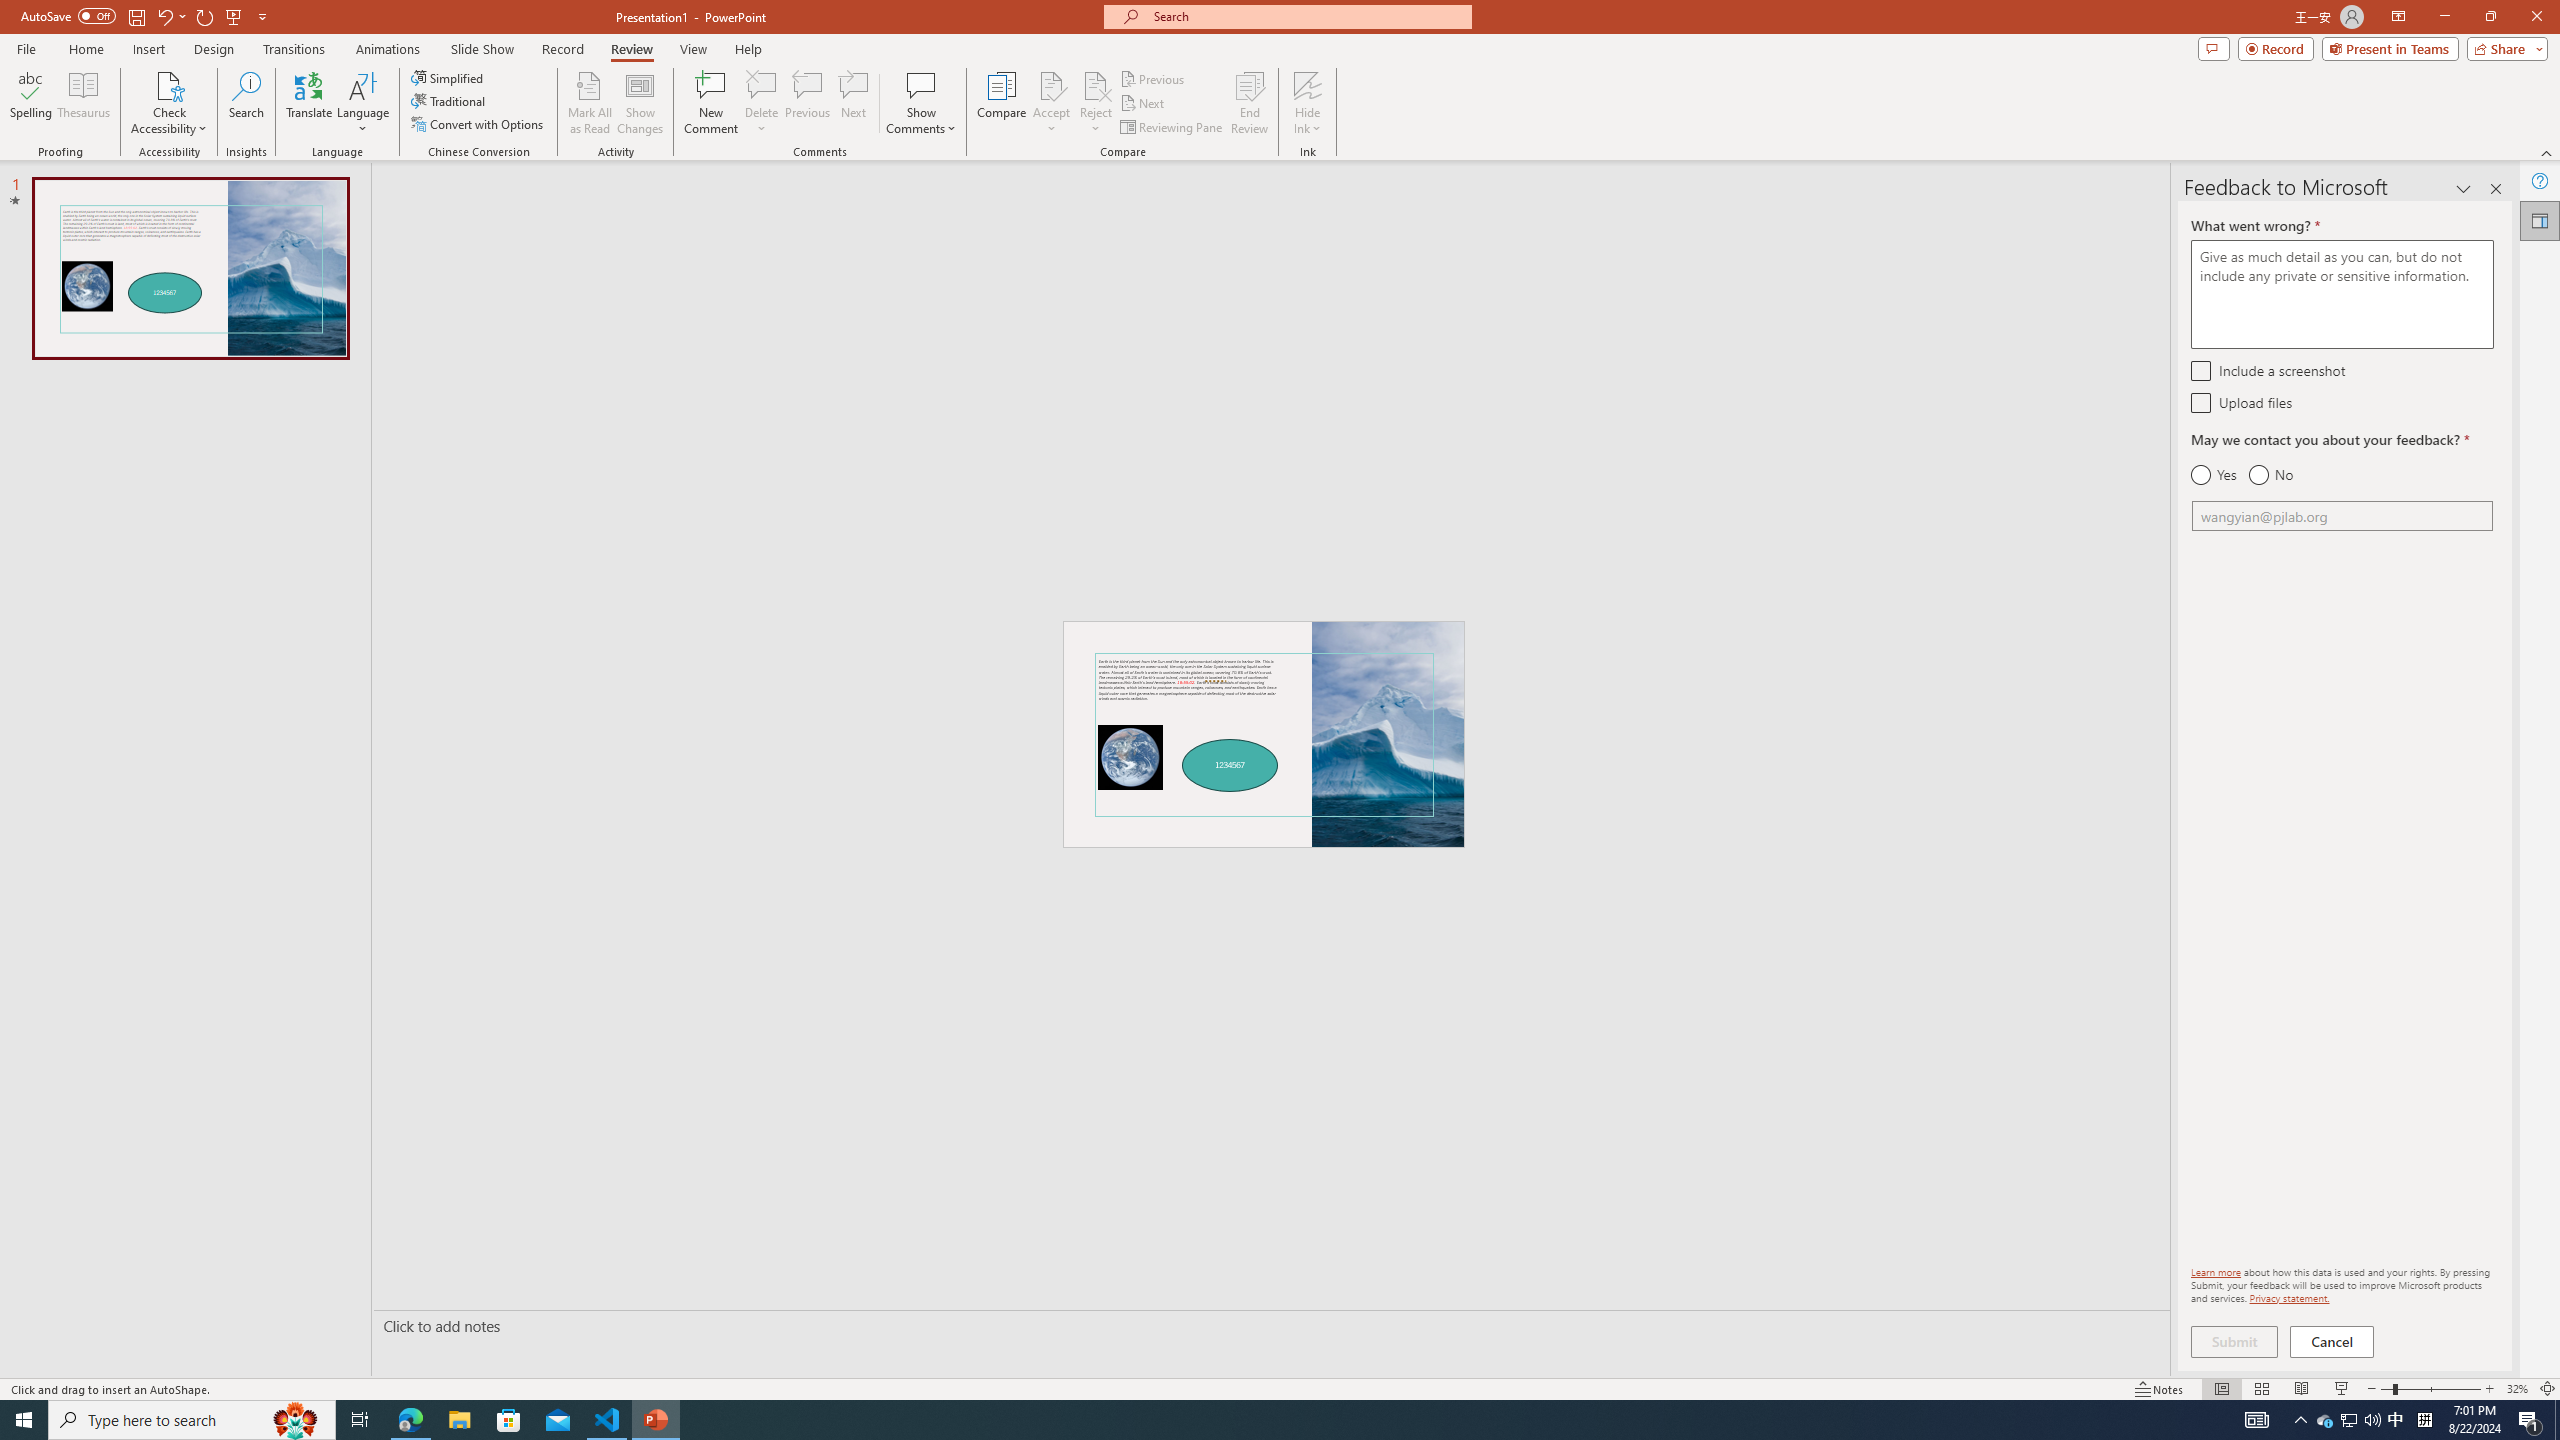 The image size is (2560, 1440). What do you see at coordinates (29, 103) in the screenshot?
I see `'Spelling...'` at bounding box center [29, 103].